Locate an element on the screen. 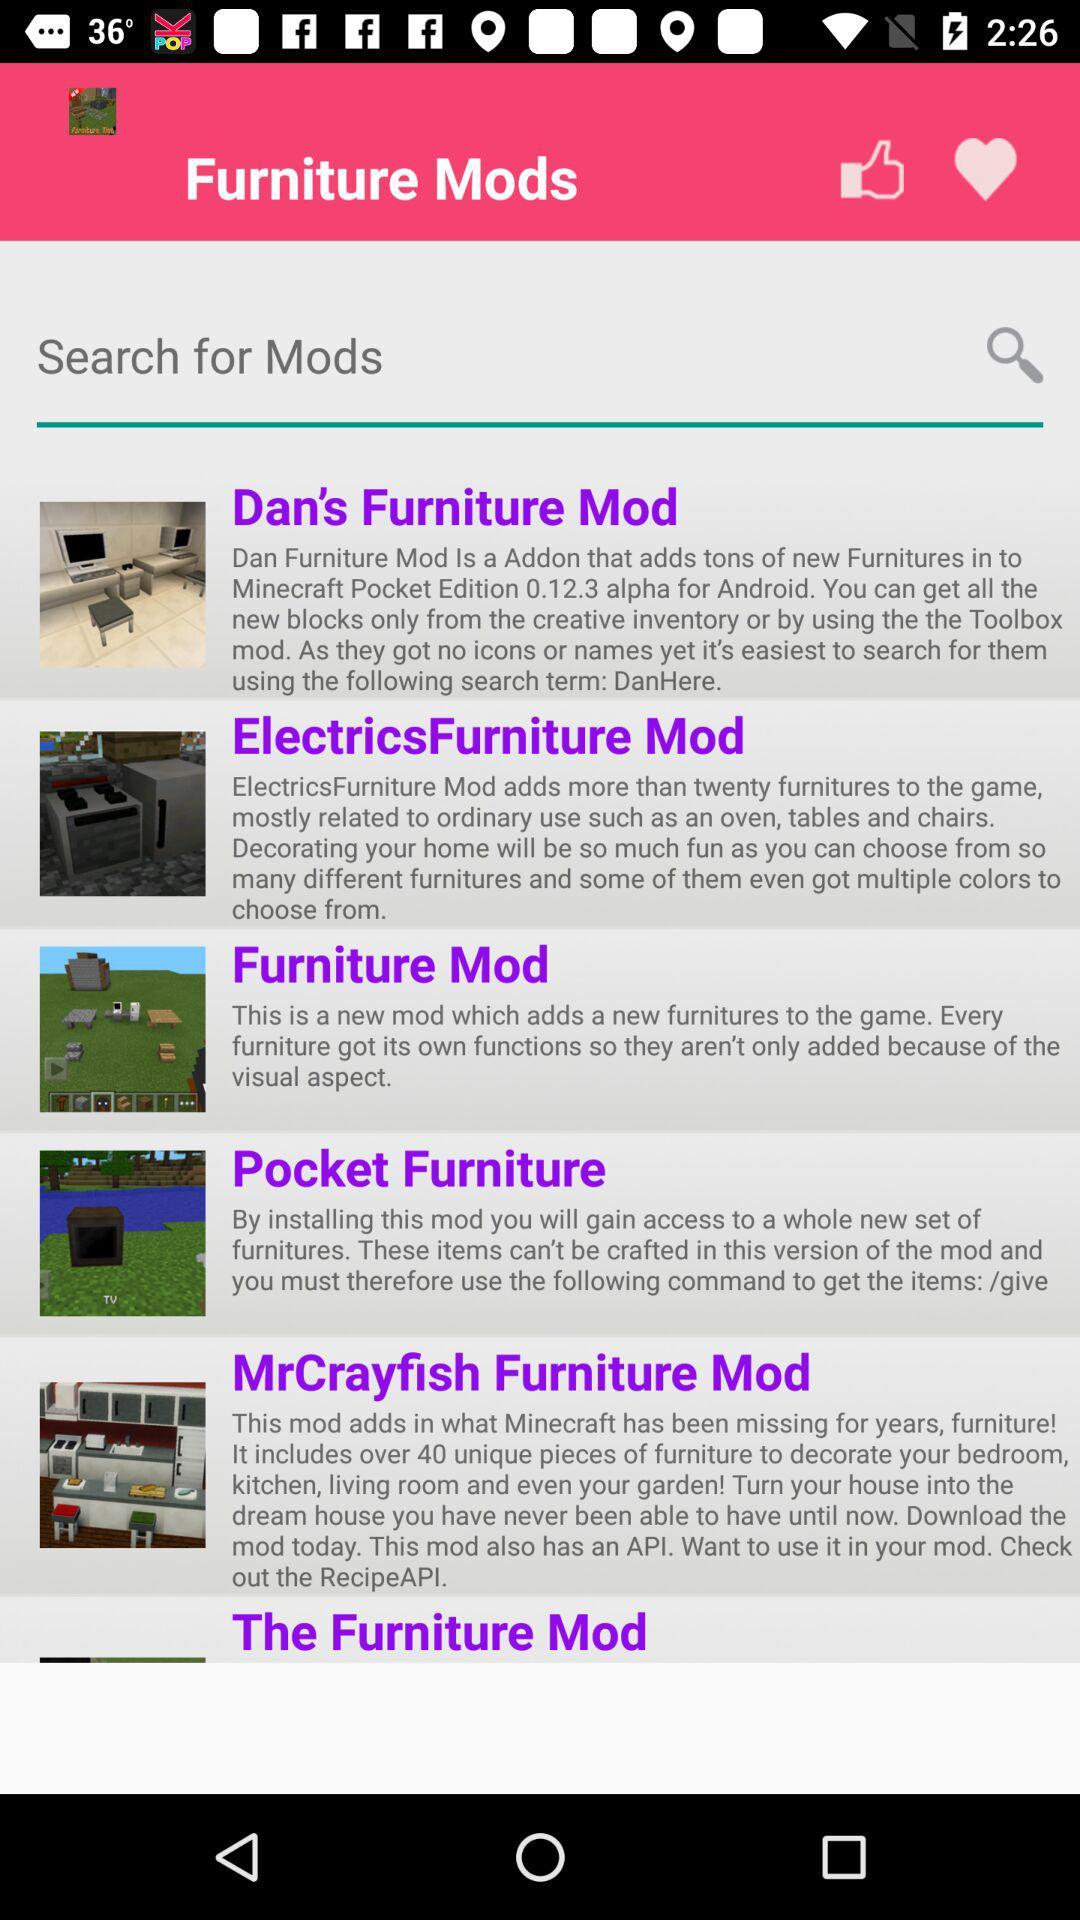 This screenshot has height=1920, width=1080. the favorite icon is located at coordinates (984, 169).